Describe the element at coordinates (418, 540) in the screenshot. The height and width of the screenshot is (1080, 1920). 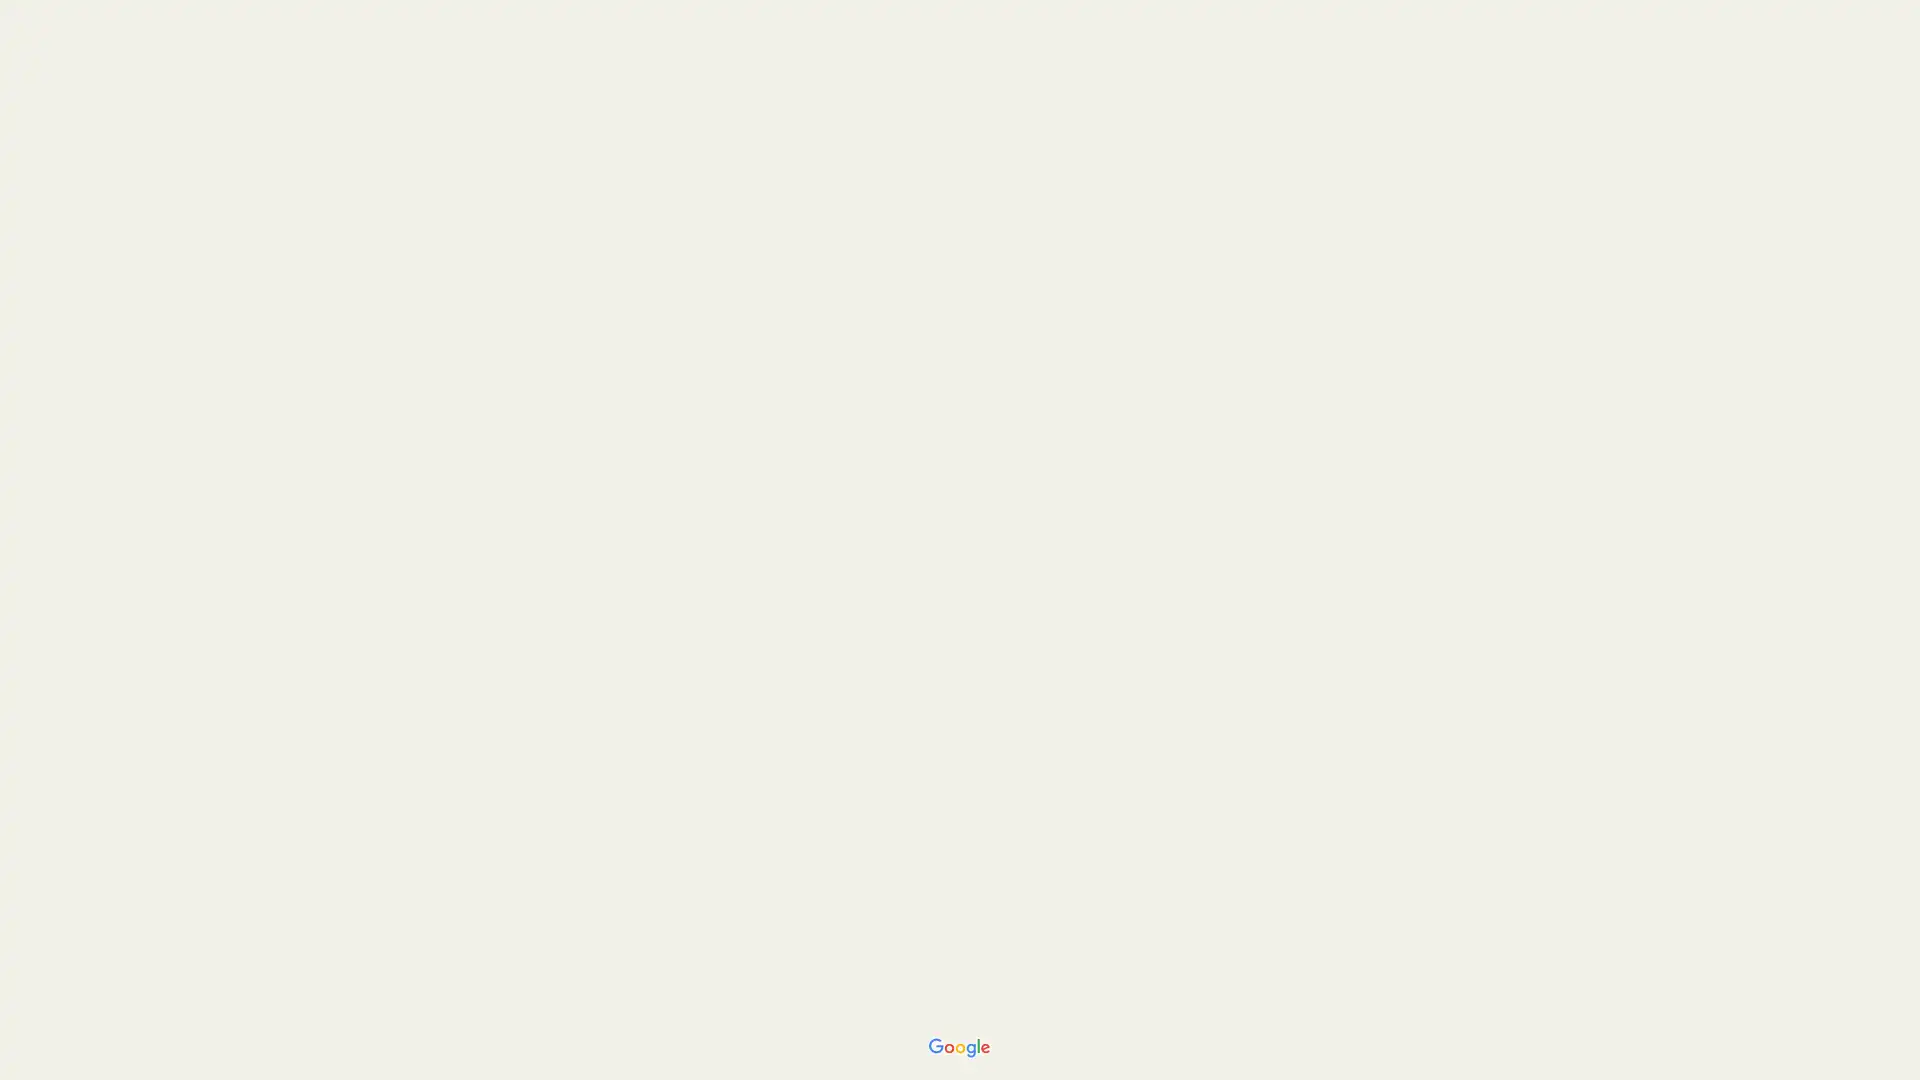
I see `Collapse side panel` at that location.